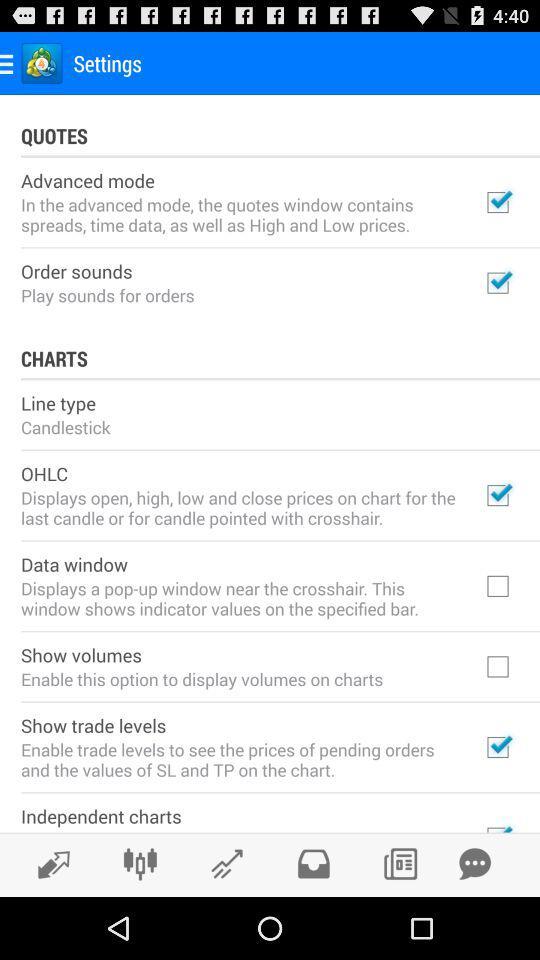  Describe the element at coordinates (139, 863) in the screenshot. I see `plug in` at that location.